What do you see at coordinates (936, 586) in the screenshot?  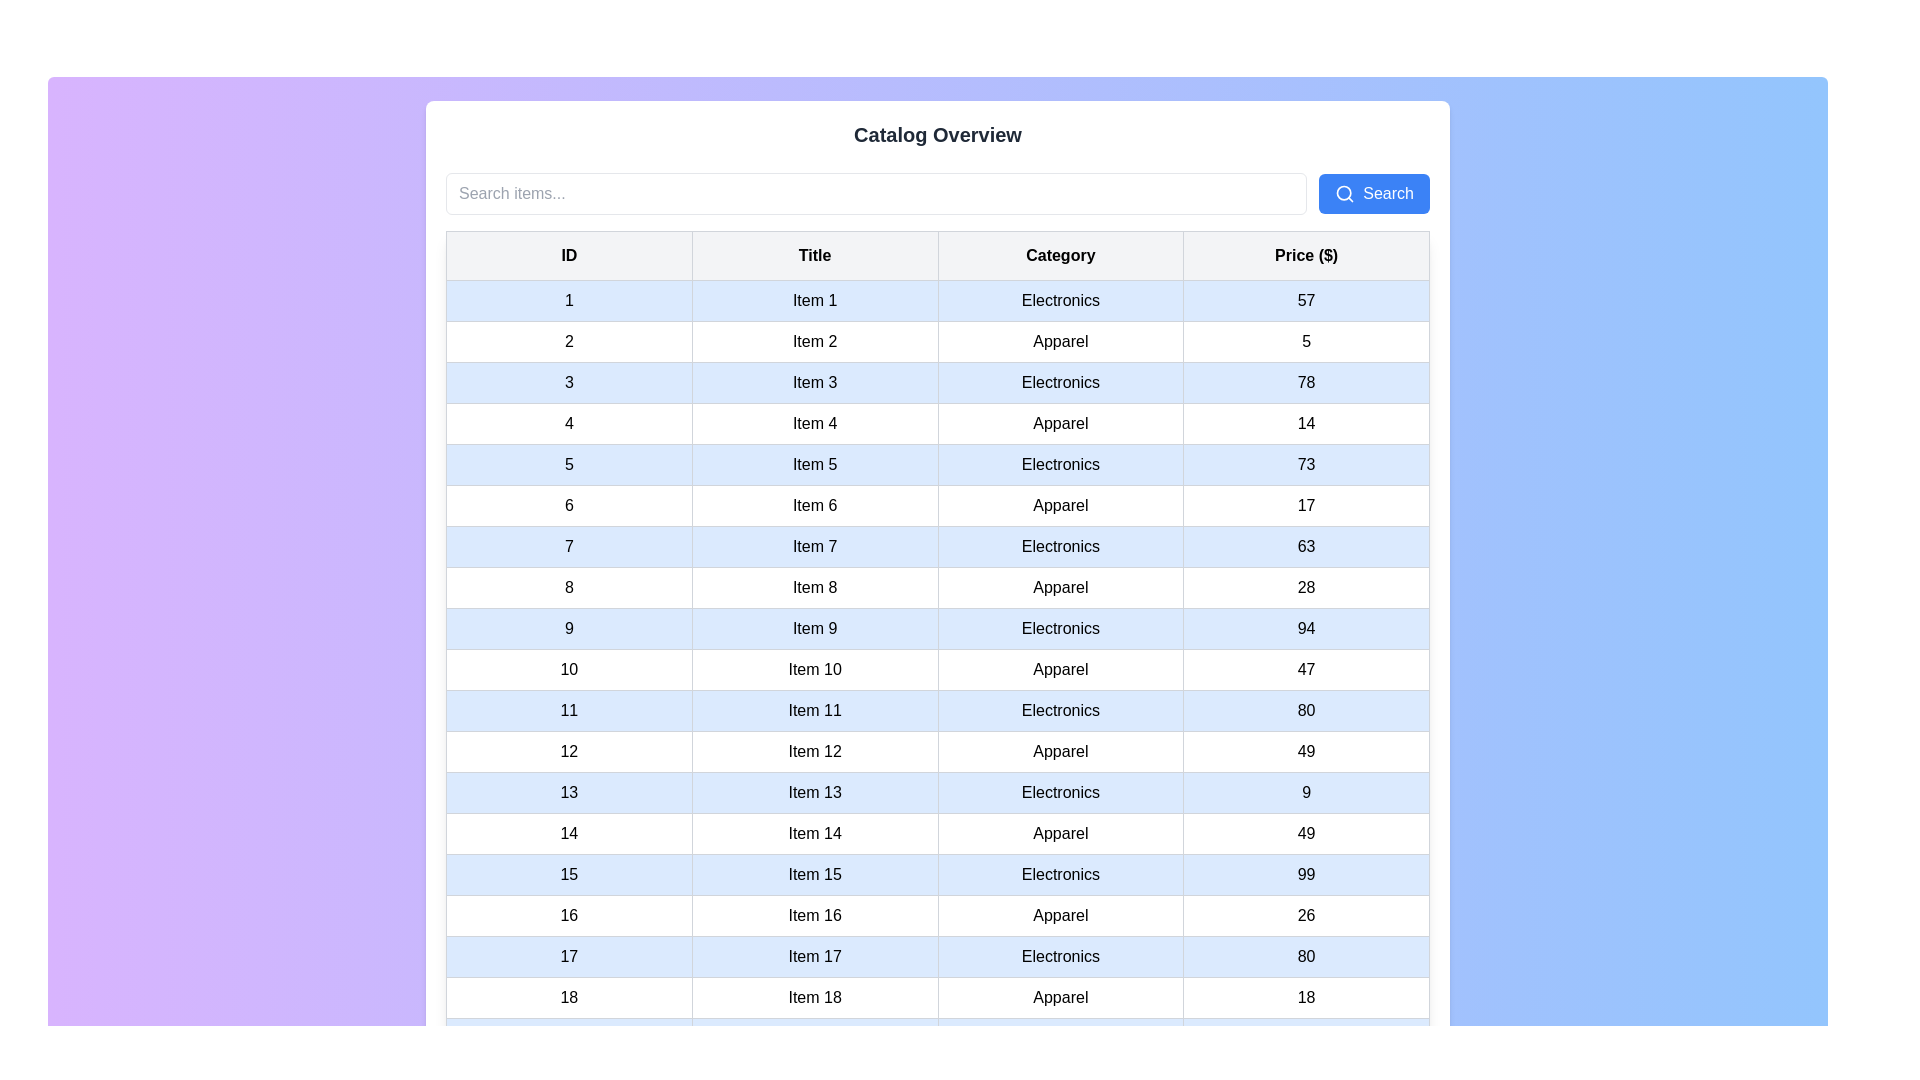 I see `the tabular row element in the eighth row containing values '8', 'Item 8', 'Apparel', and '28' with a white background` at bounding box center [936, 586].